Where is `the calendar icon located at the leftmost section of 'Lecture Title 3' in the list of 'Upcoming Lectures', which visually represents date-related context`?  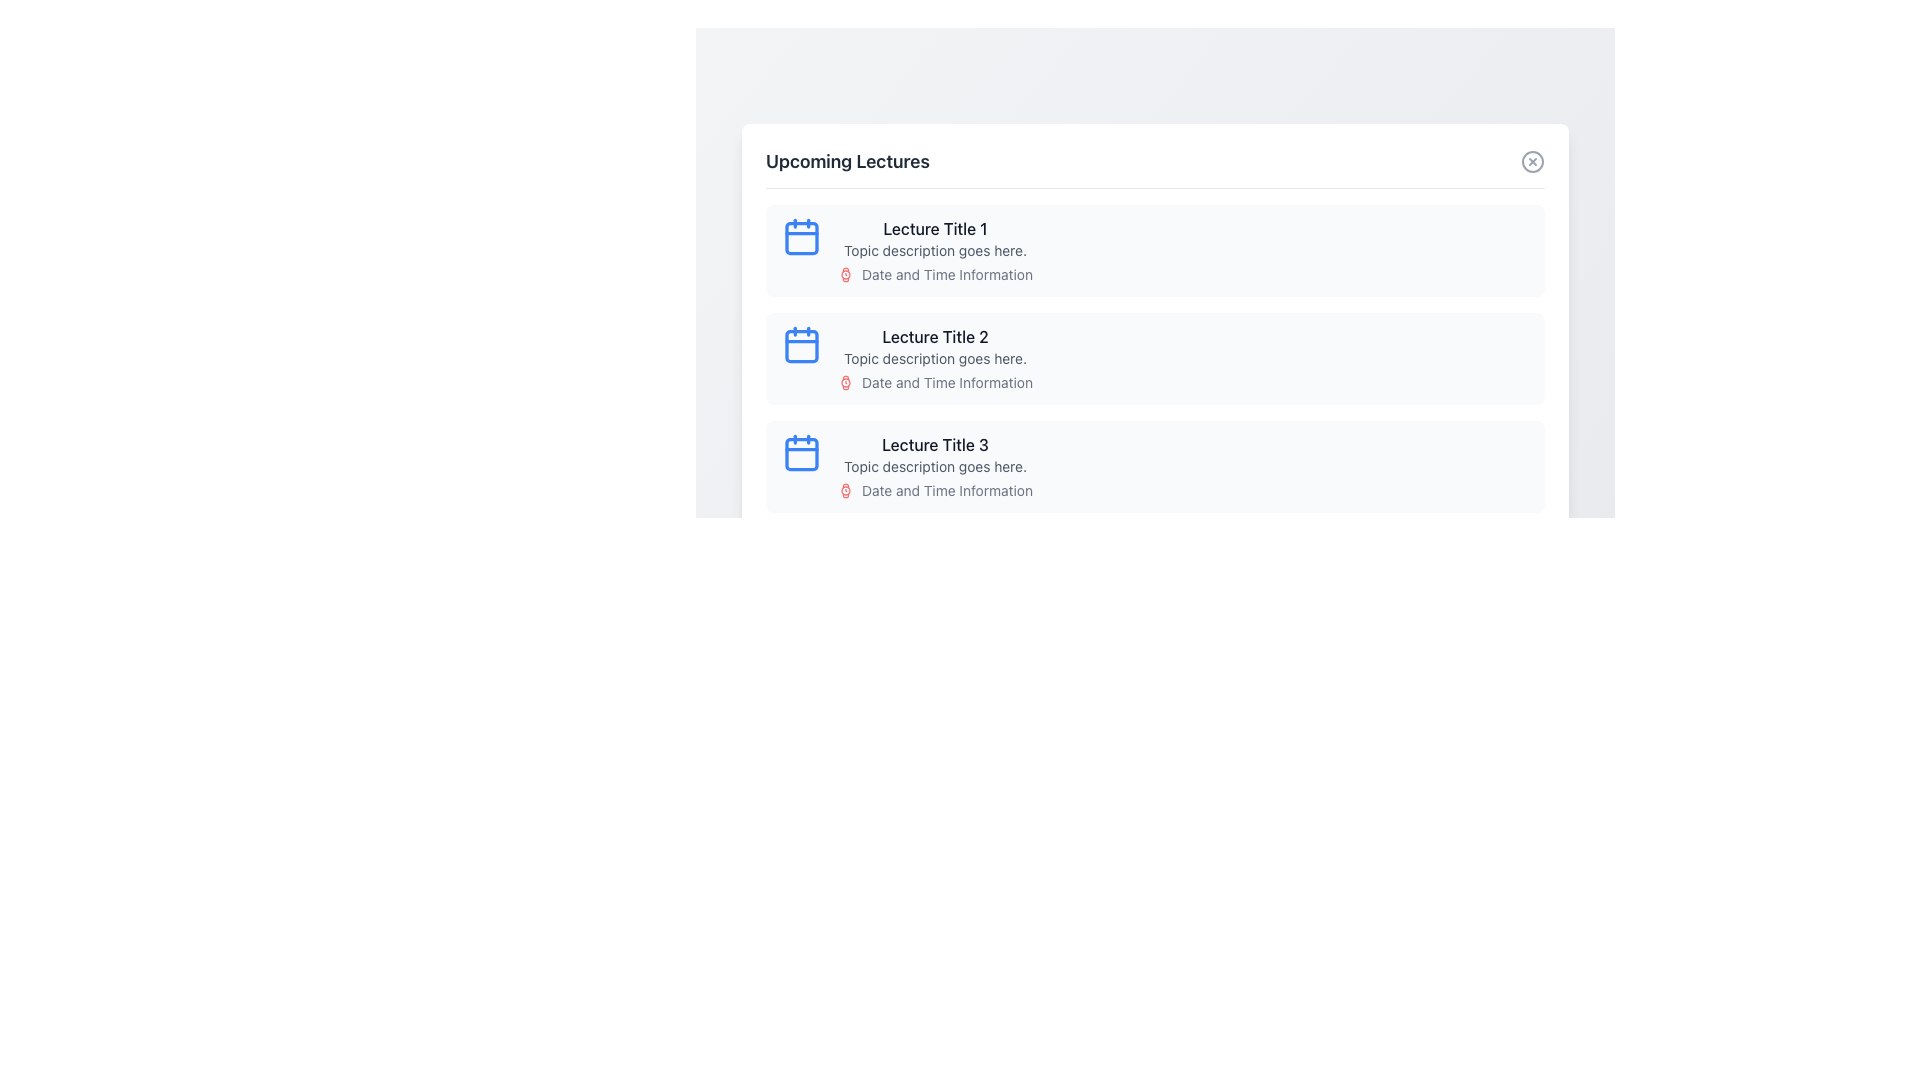
the calendar icon located at the leftmost section of 'Lecture Title 3' in the list of 'Upcoming Lectures', which visually represents date-related context is located at coordinates (801, 452).